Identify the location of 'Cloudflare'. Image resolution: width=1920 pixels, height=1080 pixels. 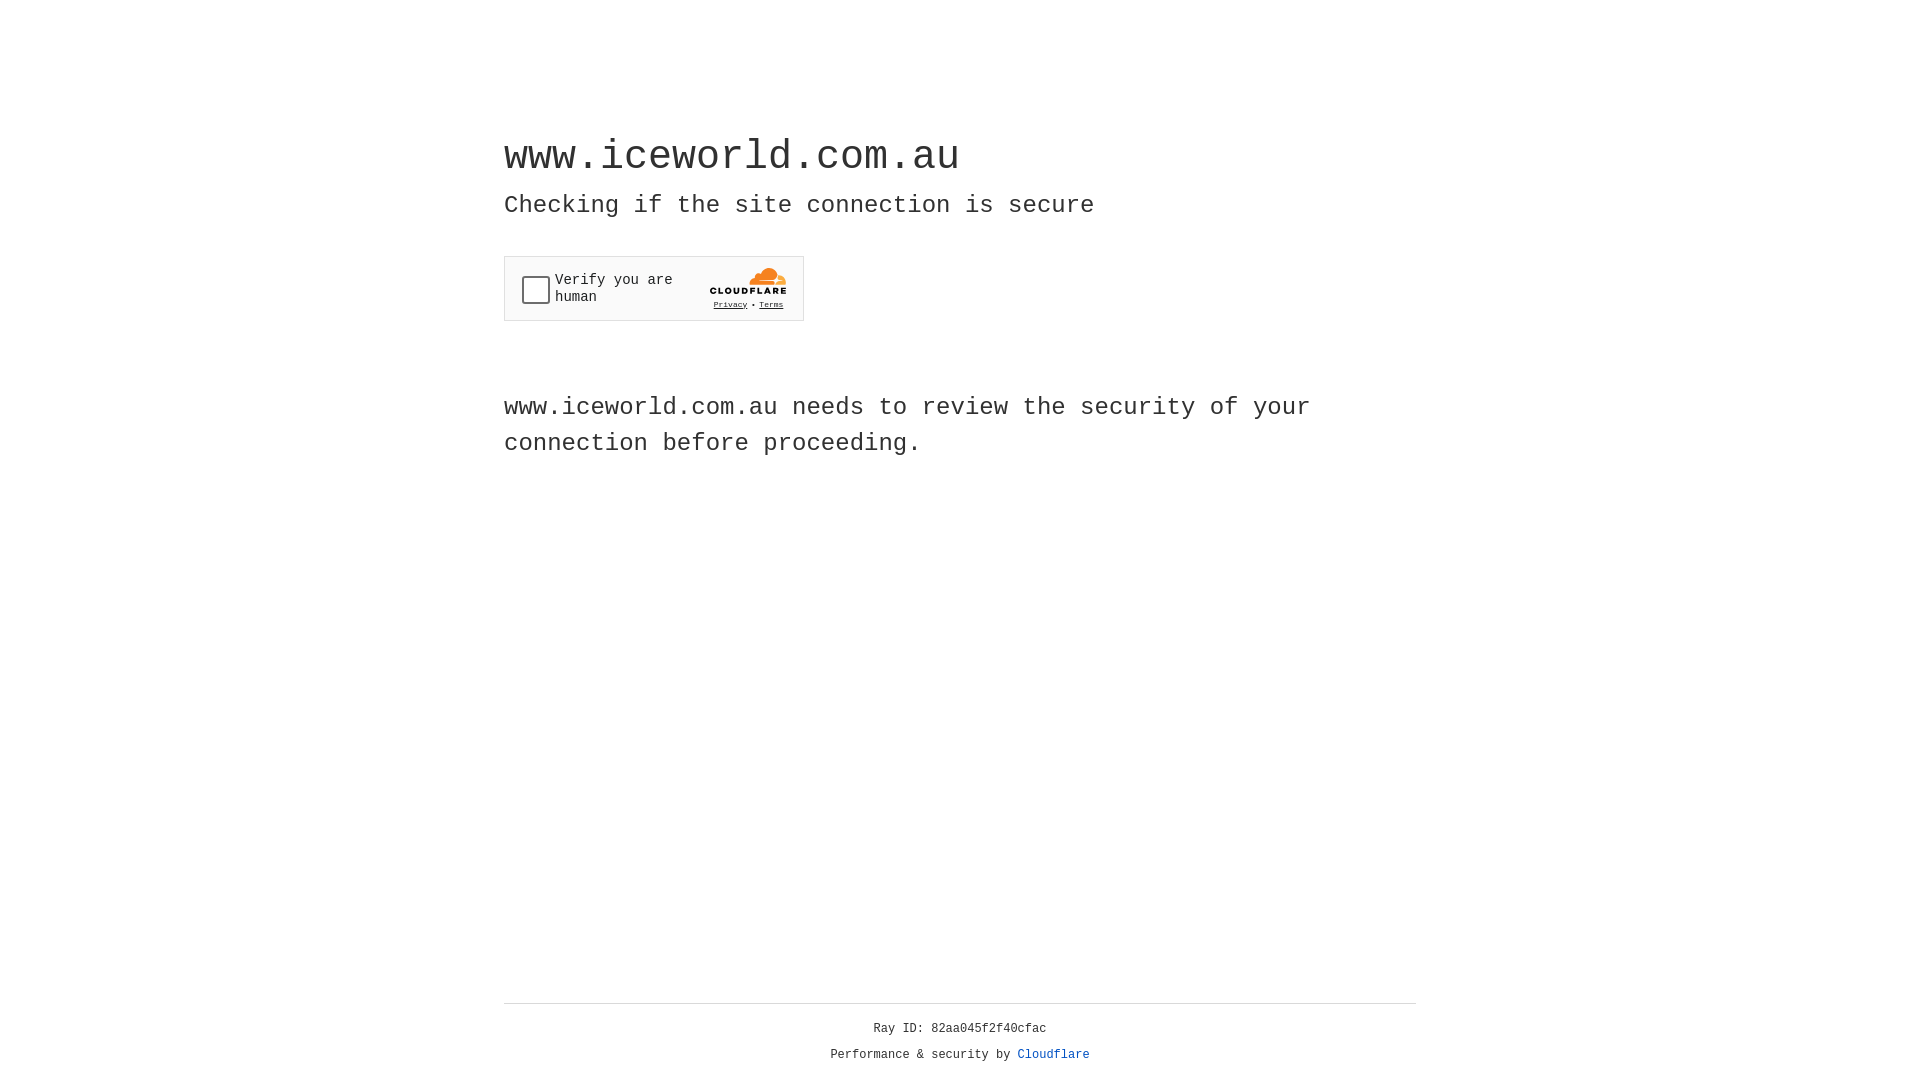
(1053, 1054).